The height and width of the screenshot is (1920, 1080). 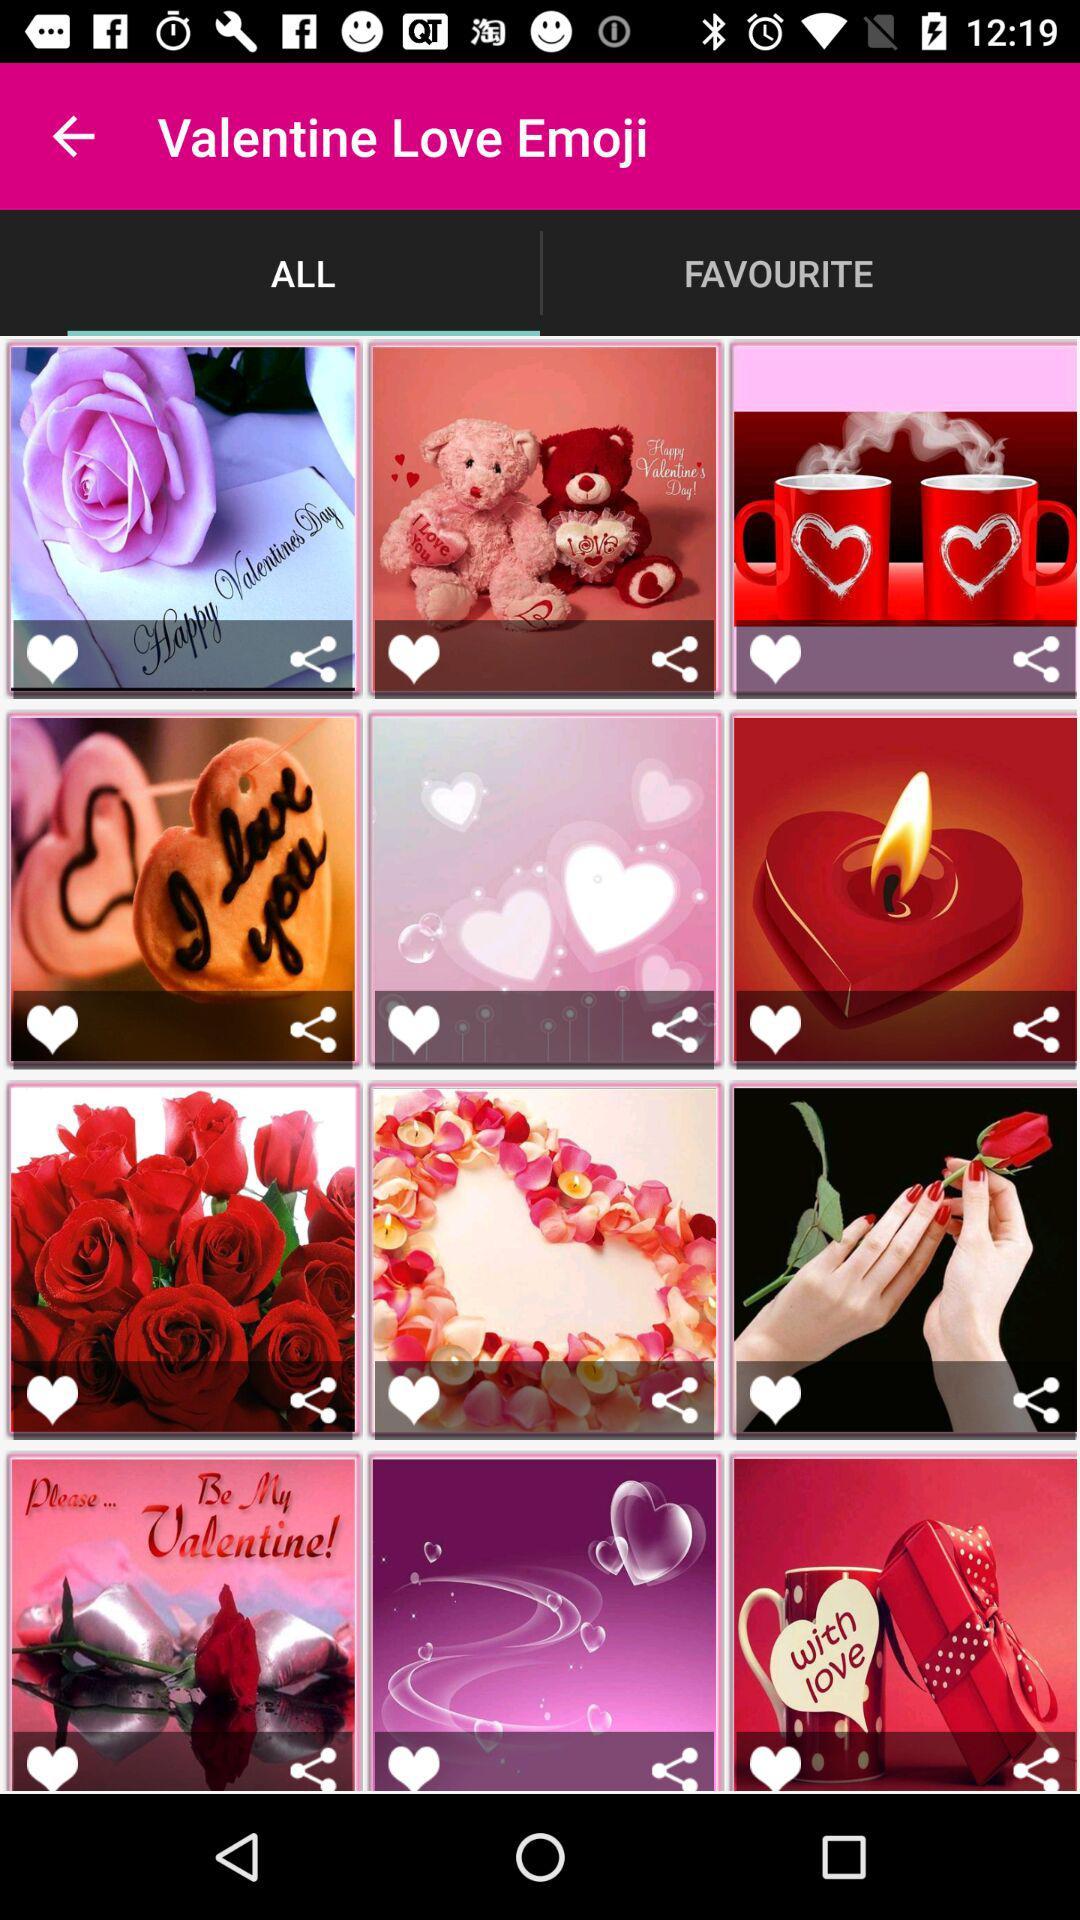 I want to click on to favorites, so click(x=412, y=1399).